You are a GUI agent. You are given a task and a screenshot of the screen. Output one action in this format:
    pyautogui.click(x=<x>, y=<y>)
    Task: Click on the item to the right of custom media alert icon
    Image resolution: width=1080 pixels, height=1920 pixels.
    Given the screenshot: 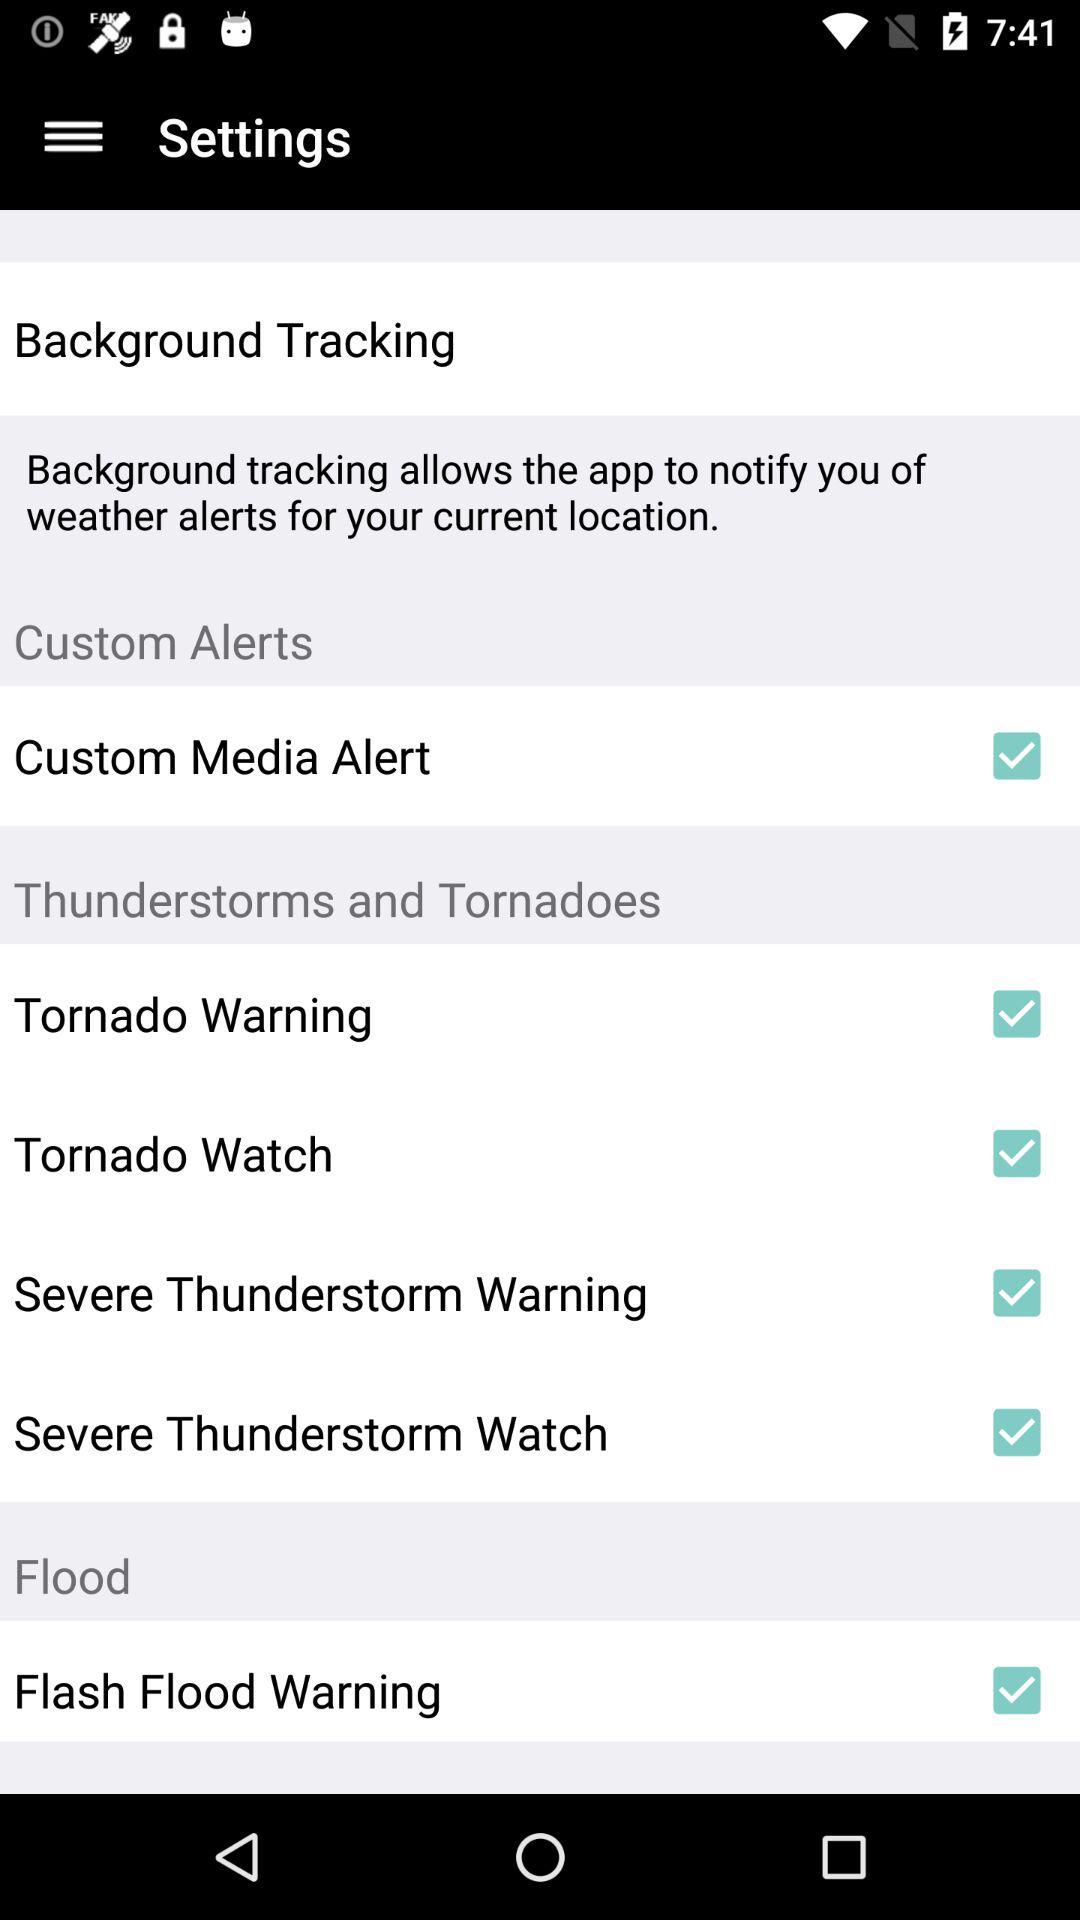 What is the action you would take?
    pyautogui.click(x=1017, y=754)
    